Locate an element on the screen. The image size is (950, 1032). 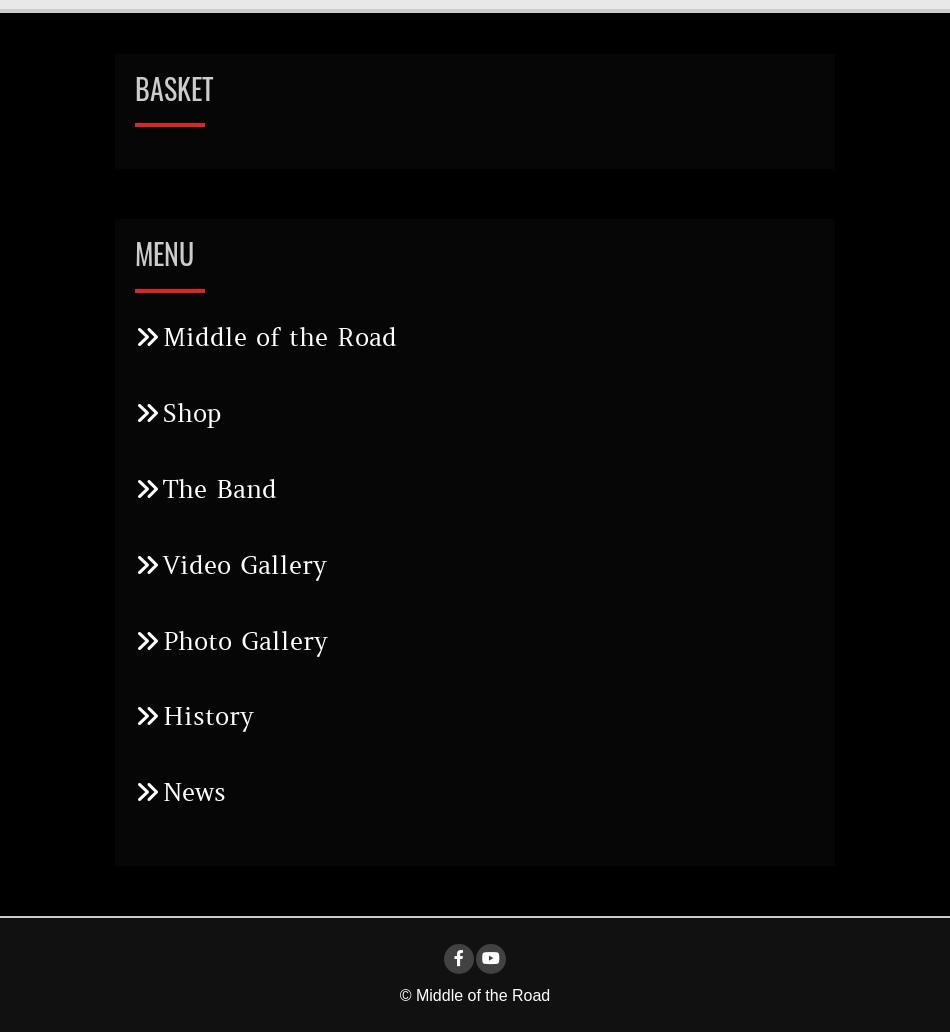
'Shop' is located at coordinates (191, 413).